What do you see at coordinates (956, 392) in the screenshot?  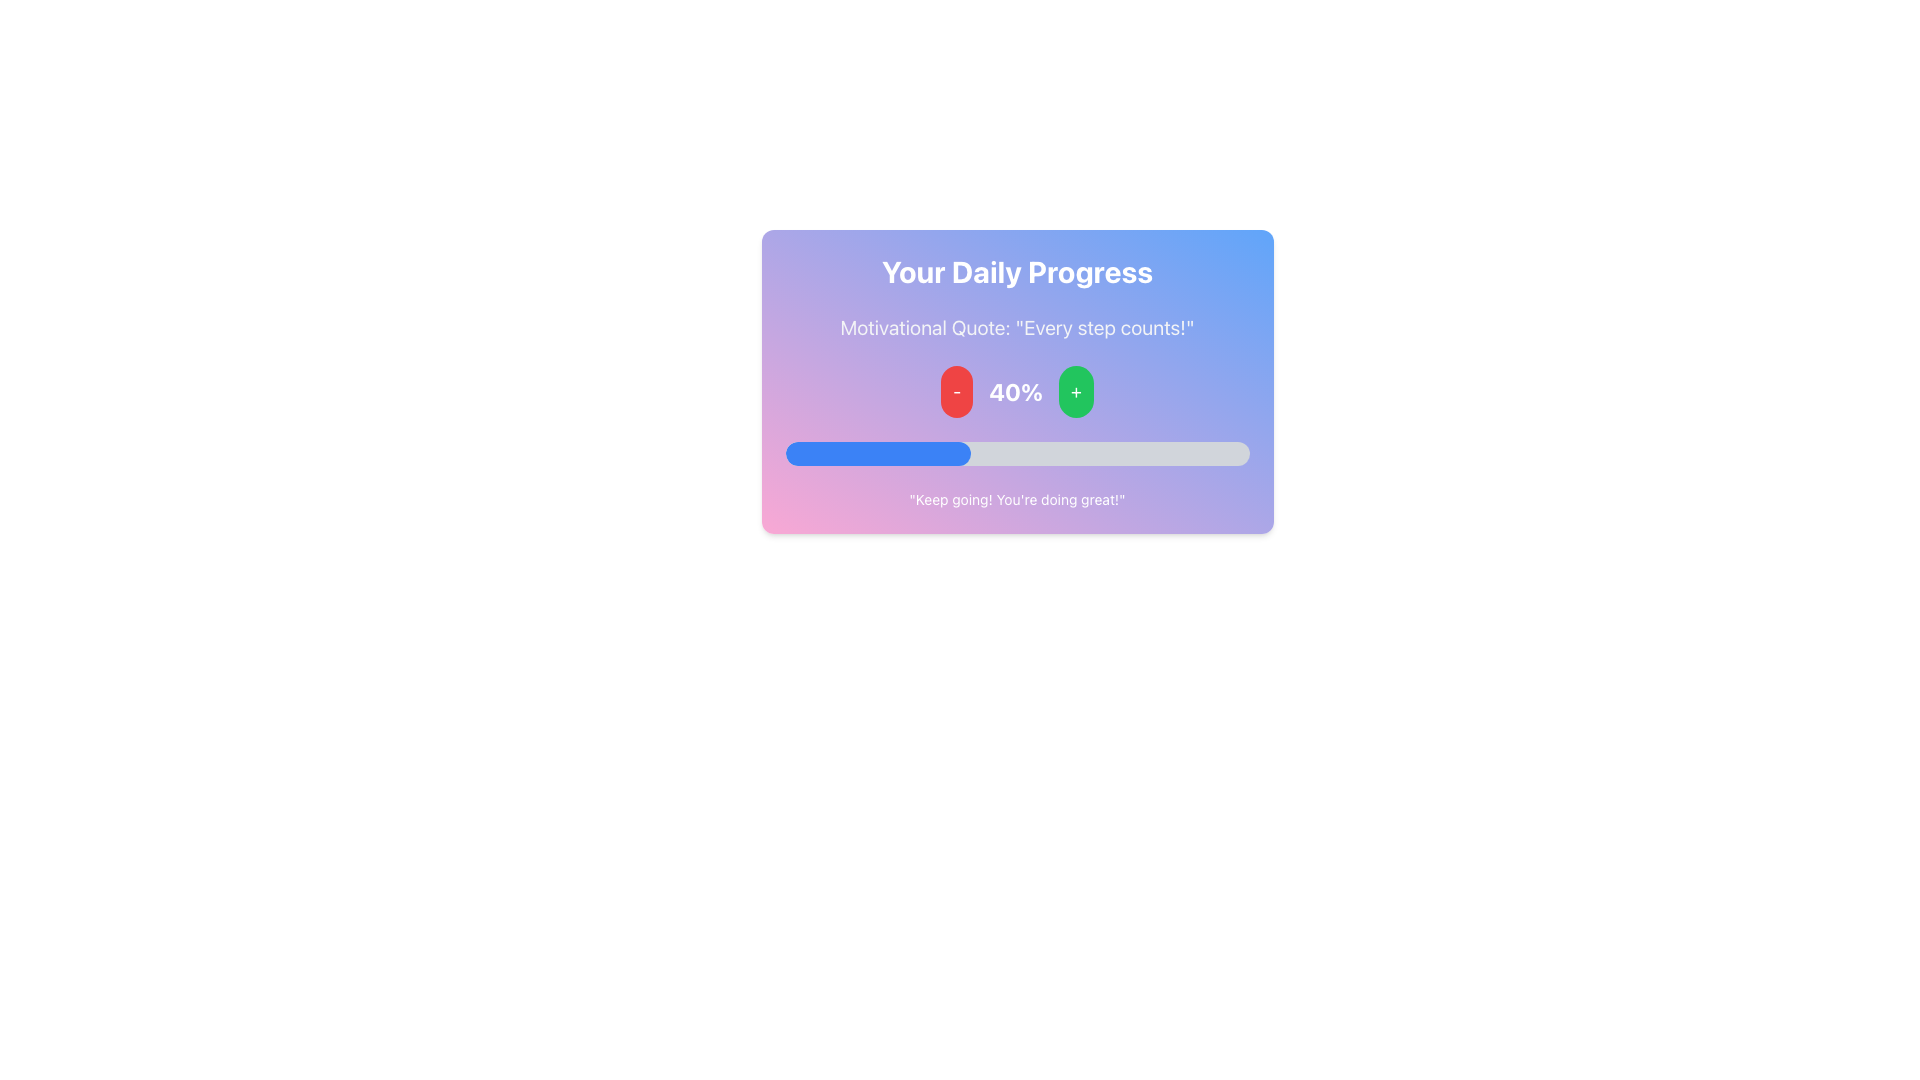 I see `the circular red button with a white hyphen to observe its hover effects` at bounding box center [956, 392].